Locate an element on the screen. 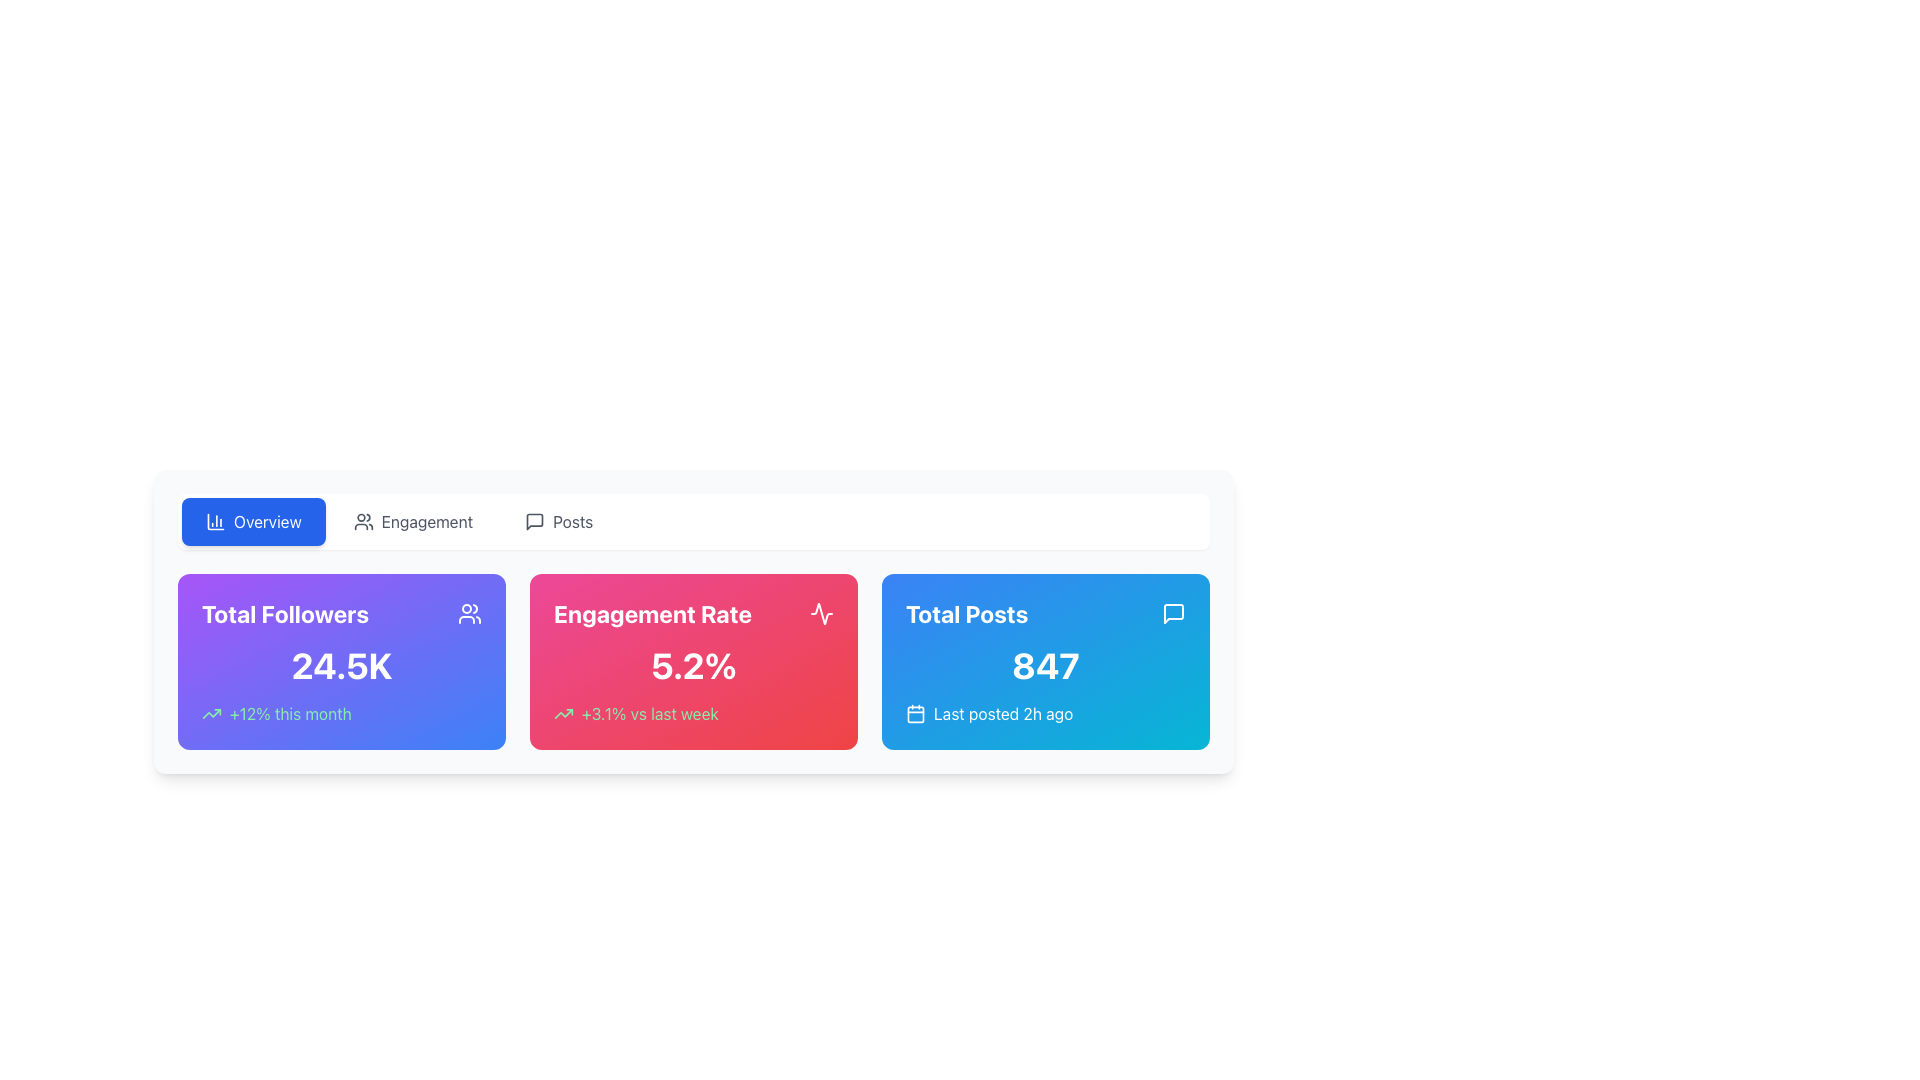 The height and width of the screenshot is (1080, 1920). the text label that displays the engagement rate statistic, which is centrally aligned within the red card labeled 'Engagement Rate' is located at coordinates (694, 666).